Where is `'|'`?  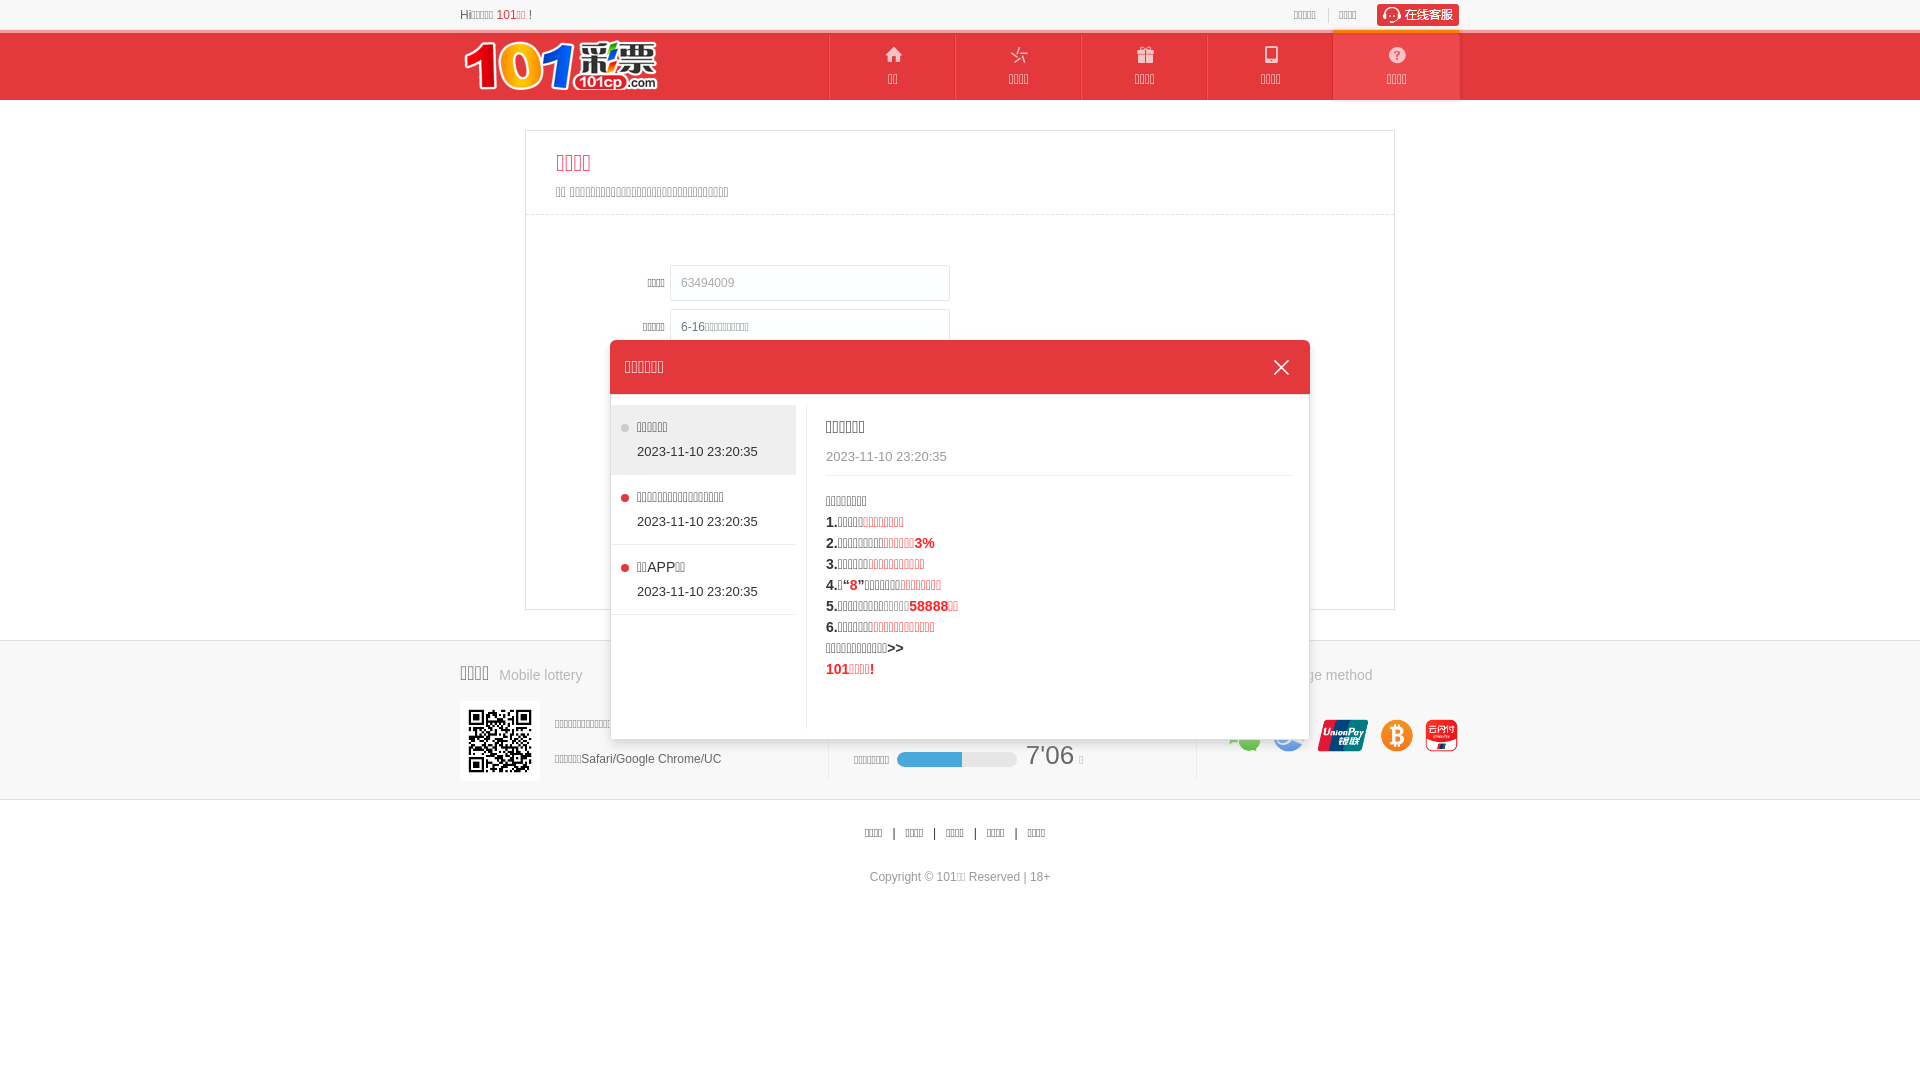 '|' is located at coordinates (1015, 833).